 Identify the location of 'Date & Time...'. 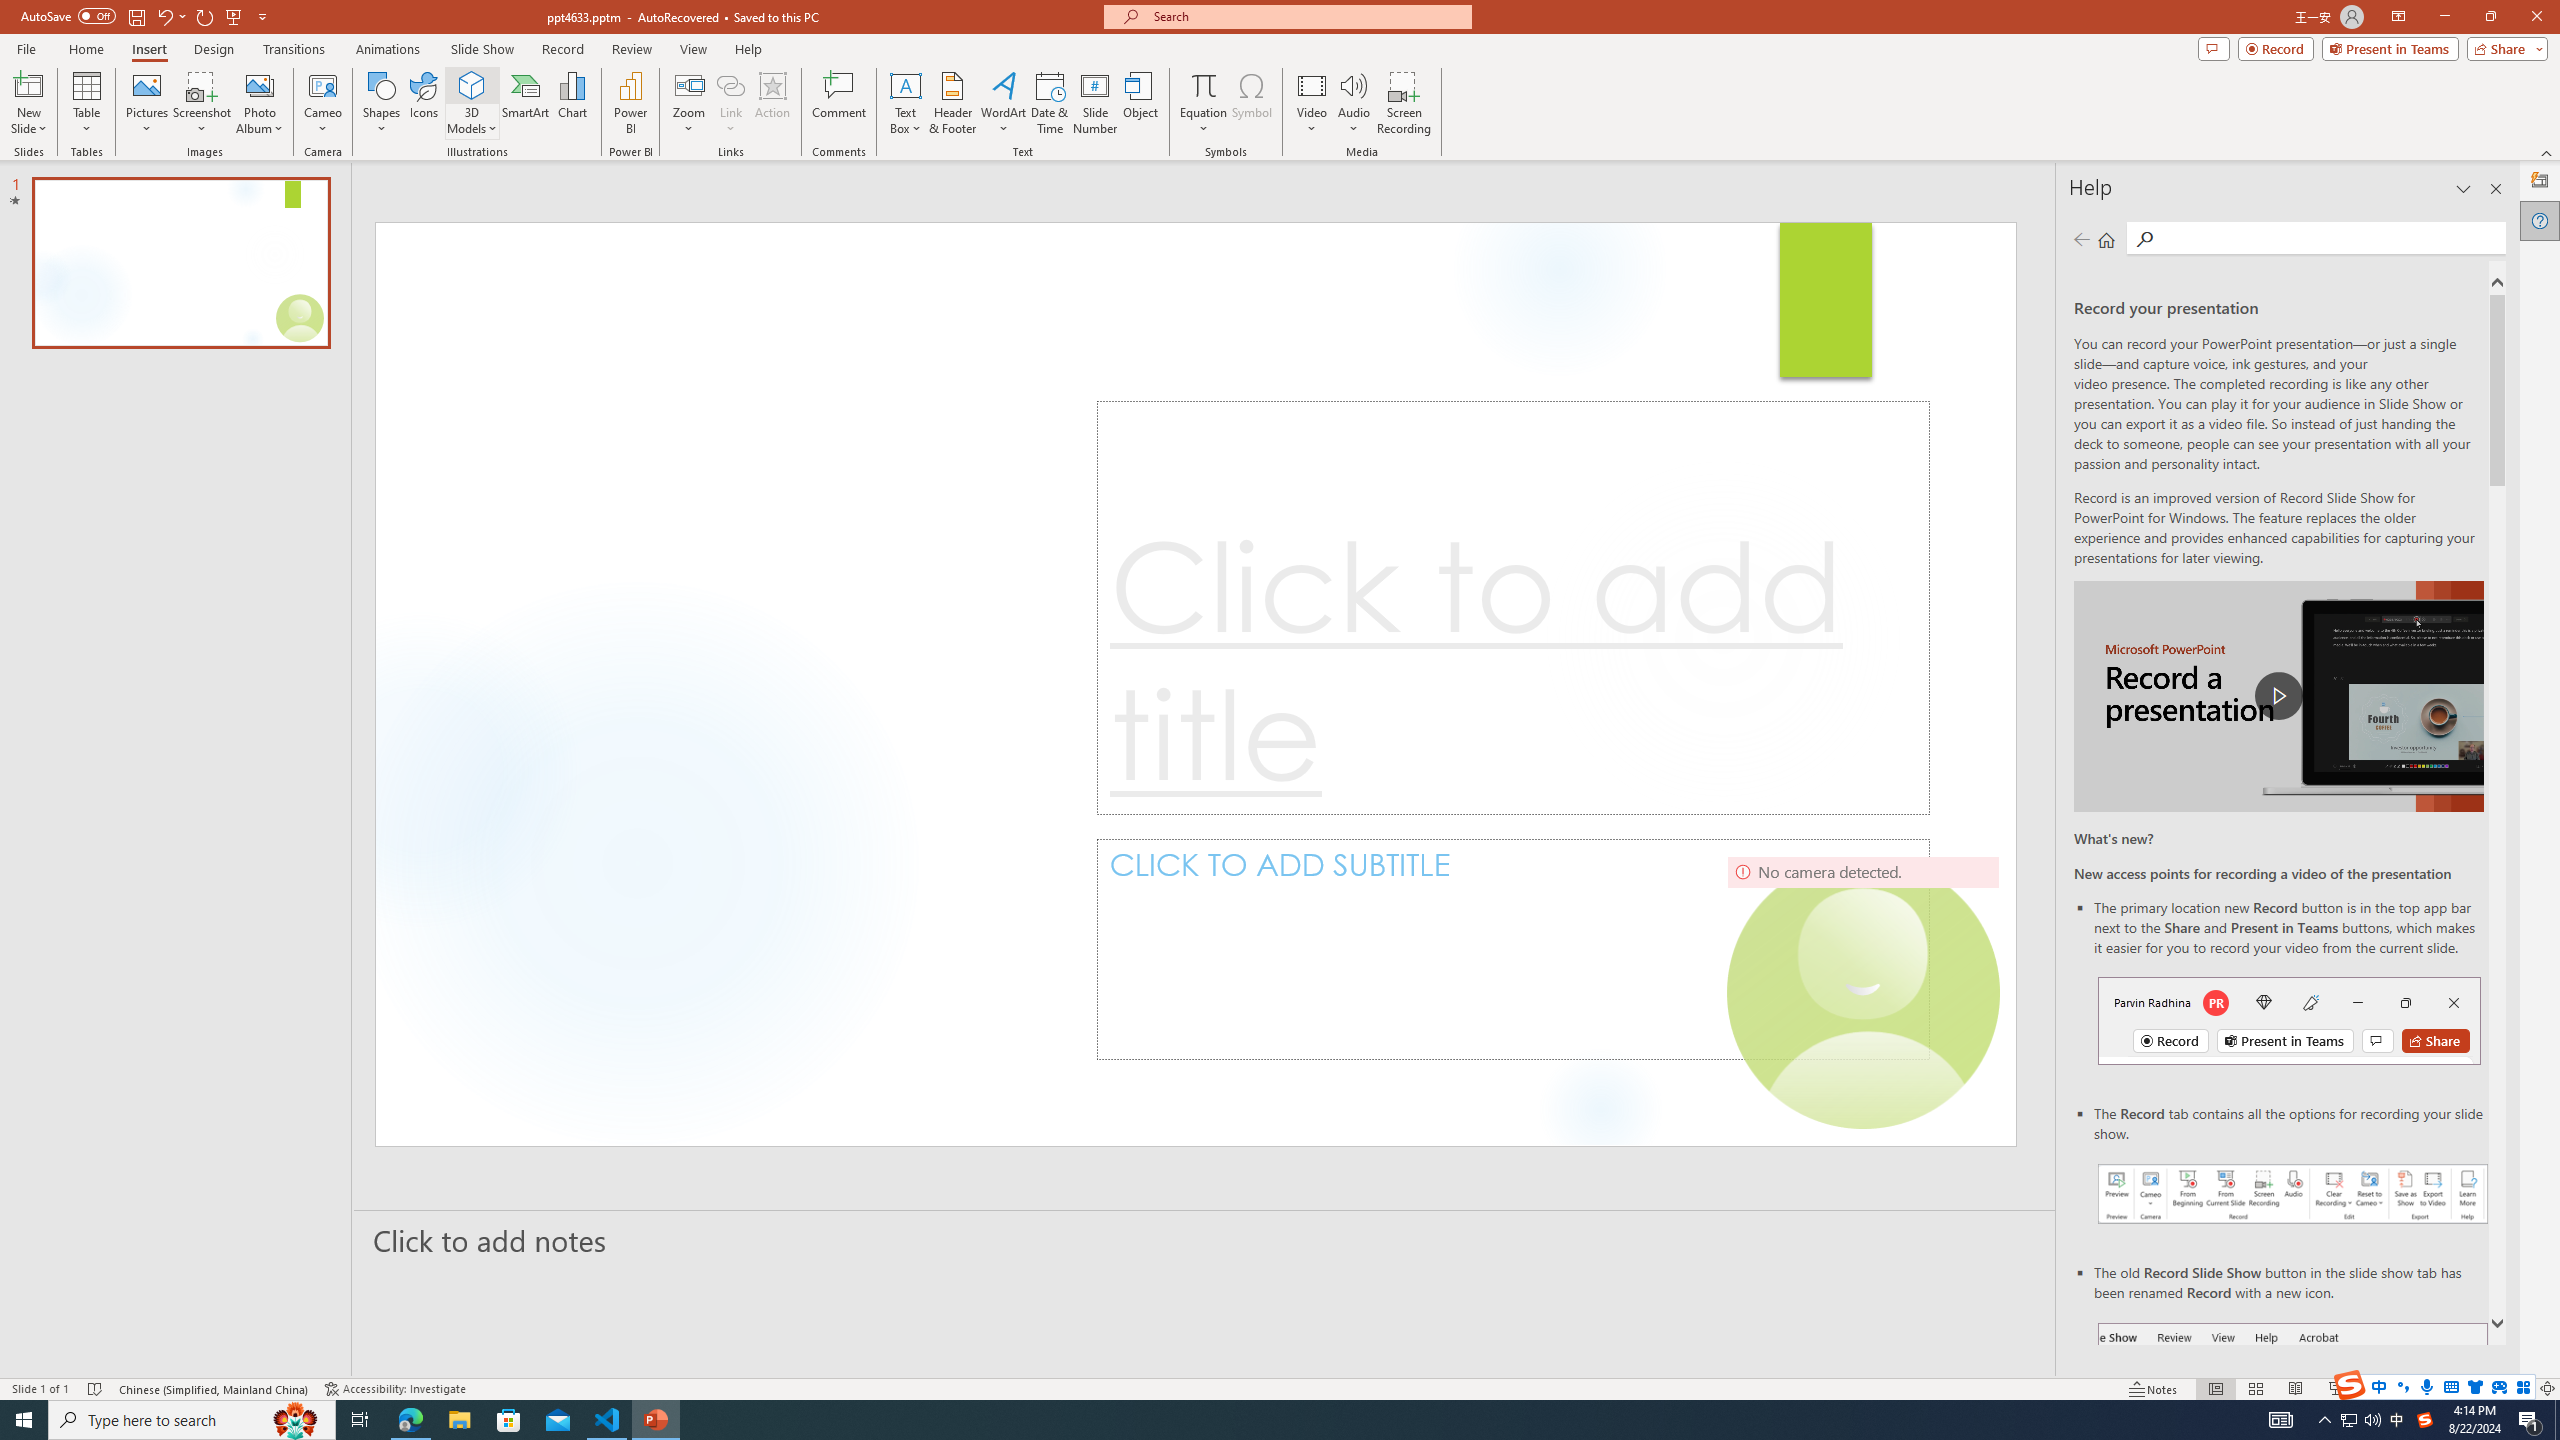
(1048, 103).